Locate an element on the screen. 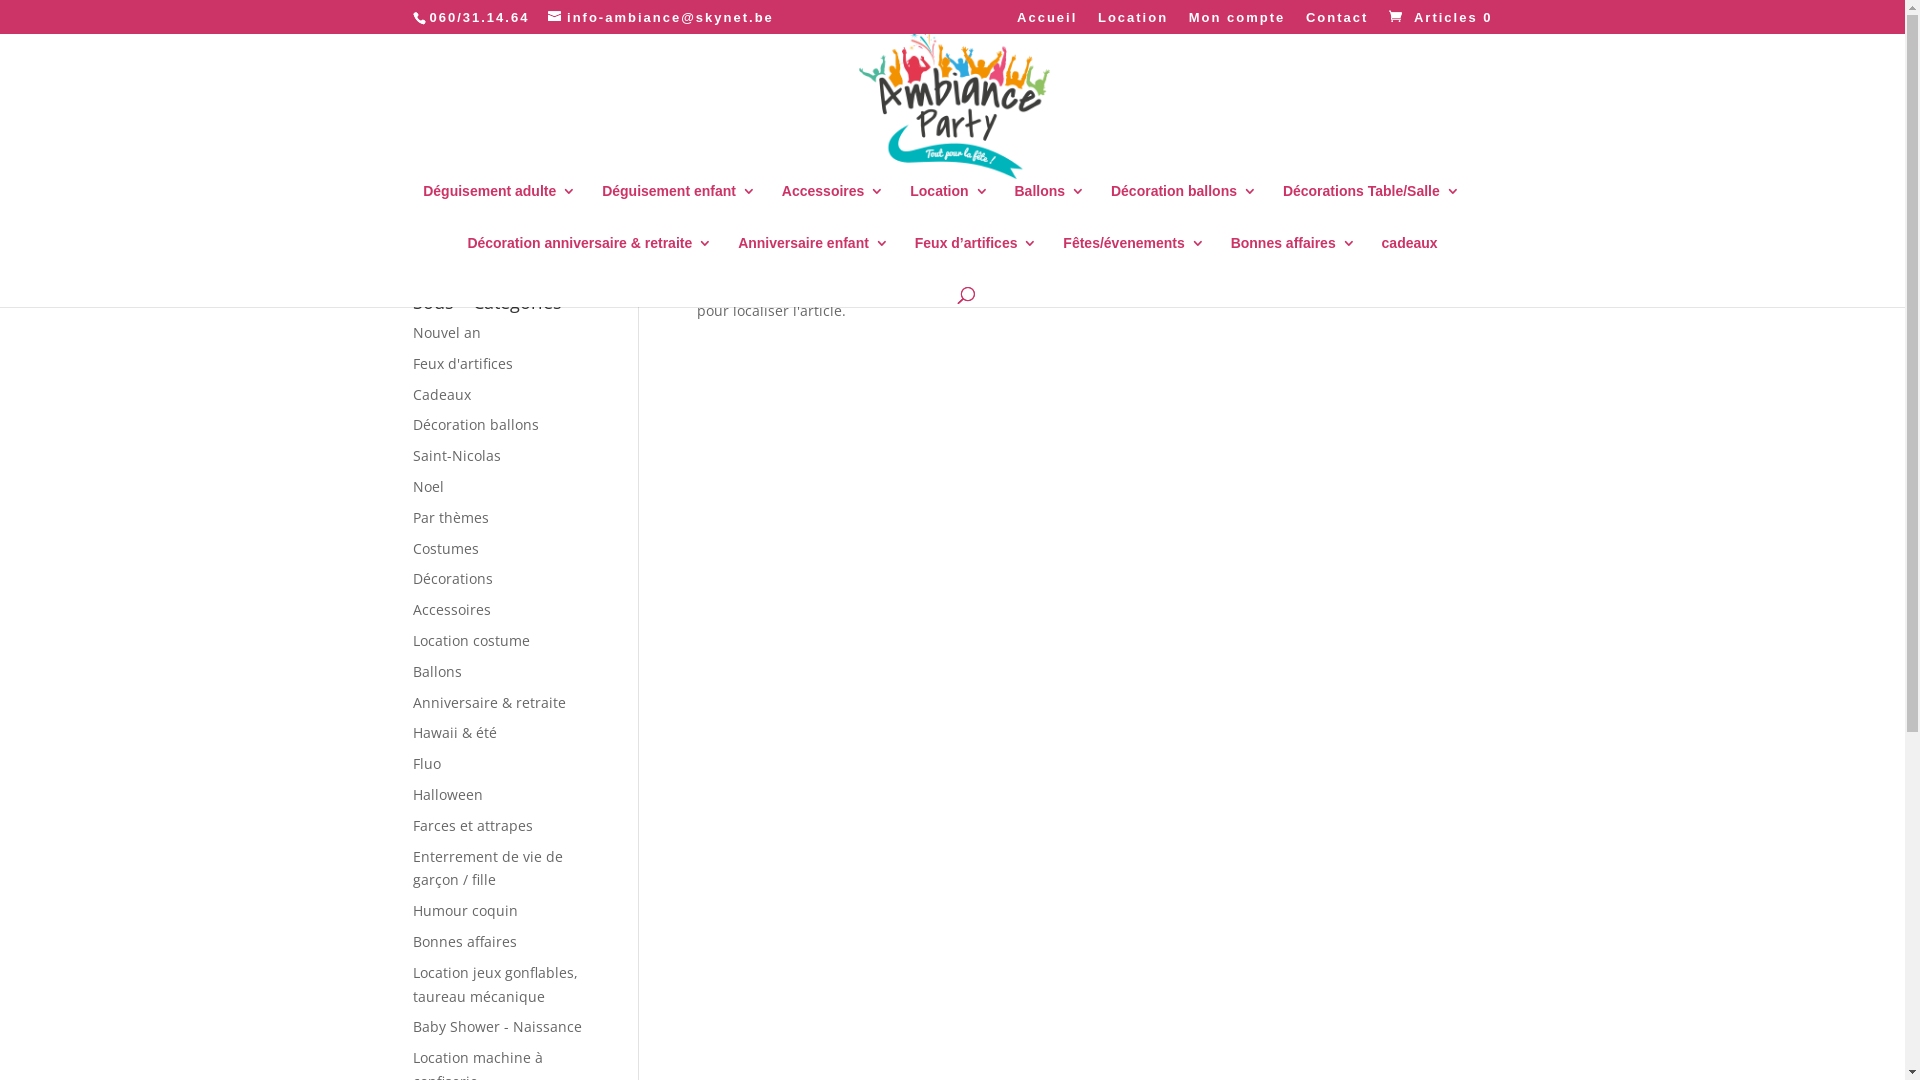  'Farces et attrapes' is located at coordinates (470, 825).